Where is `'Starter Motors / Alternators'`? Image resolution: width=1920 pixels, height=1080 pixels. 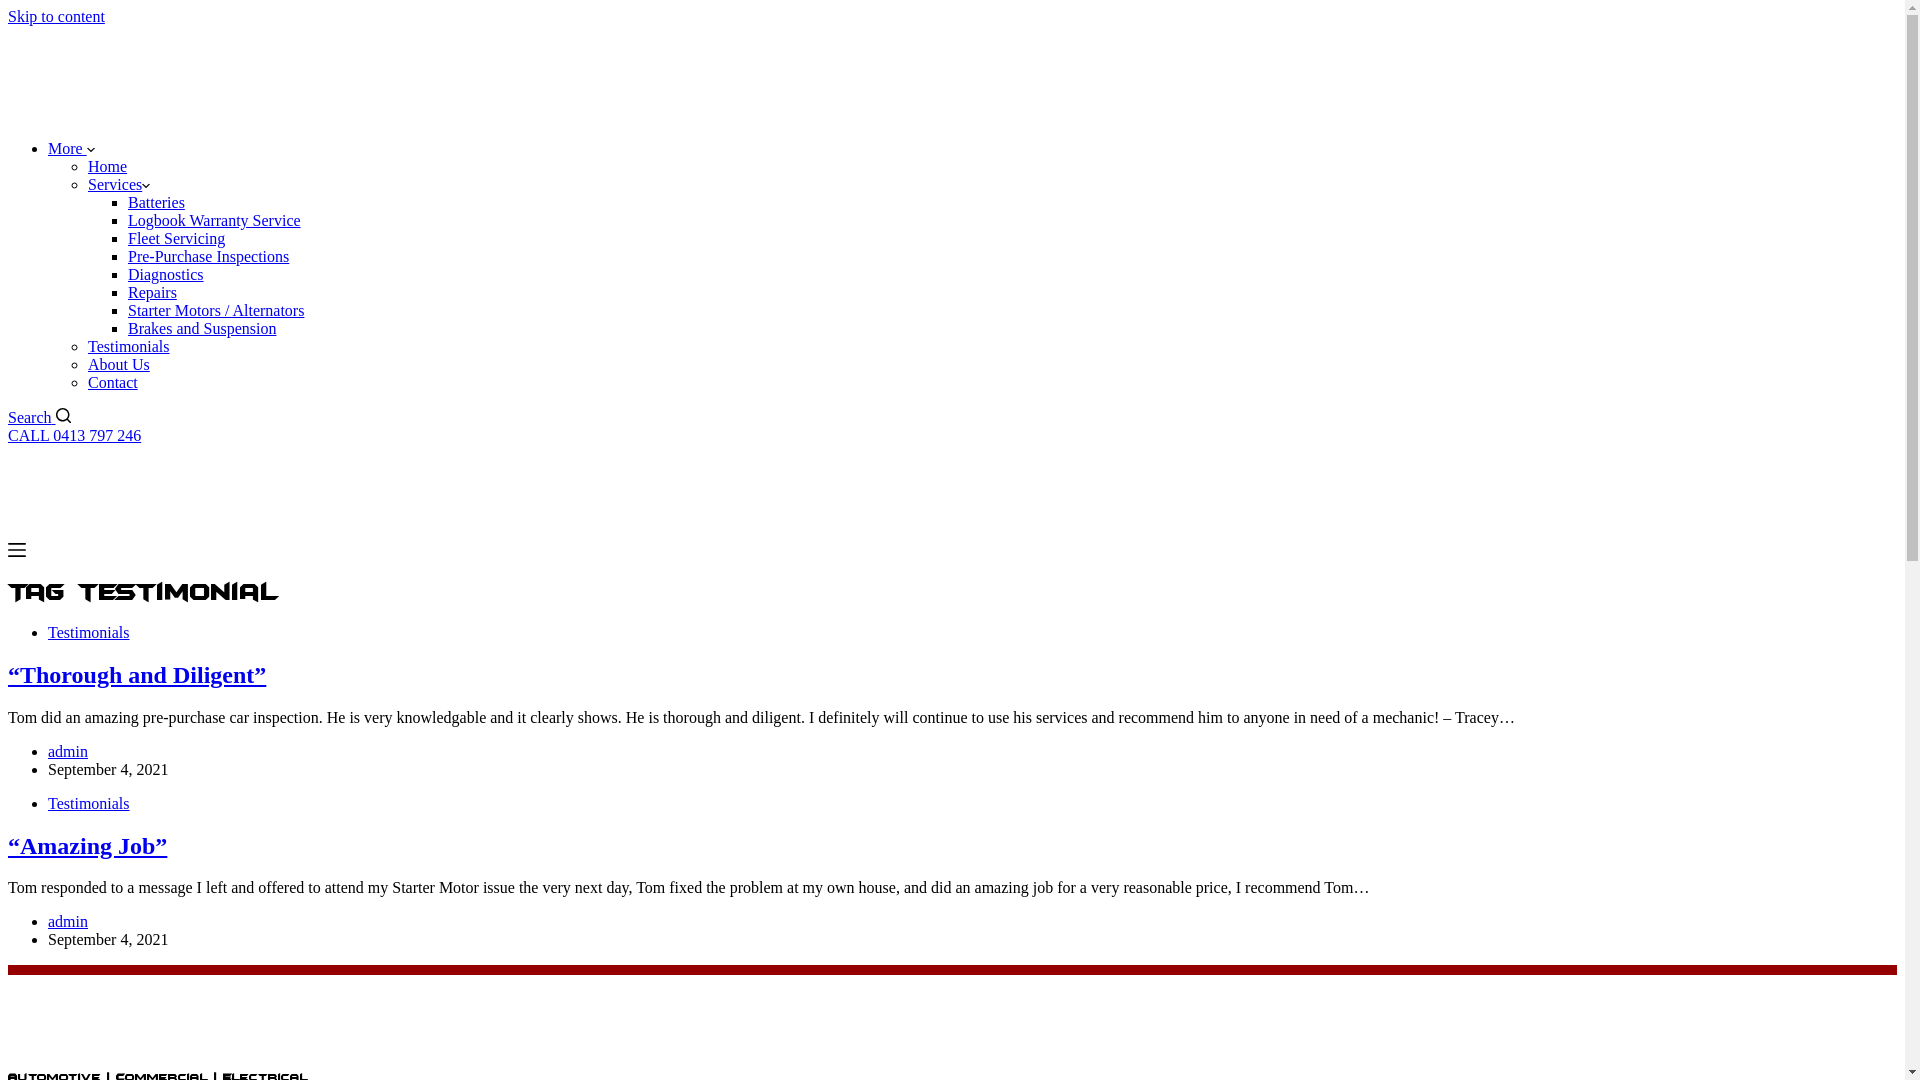
'Starter Motors / Alternators' is located at coordinates (127, 310).